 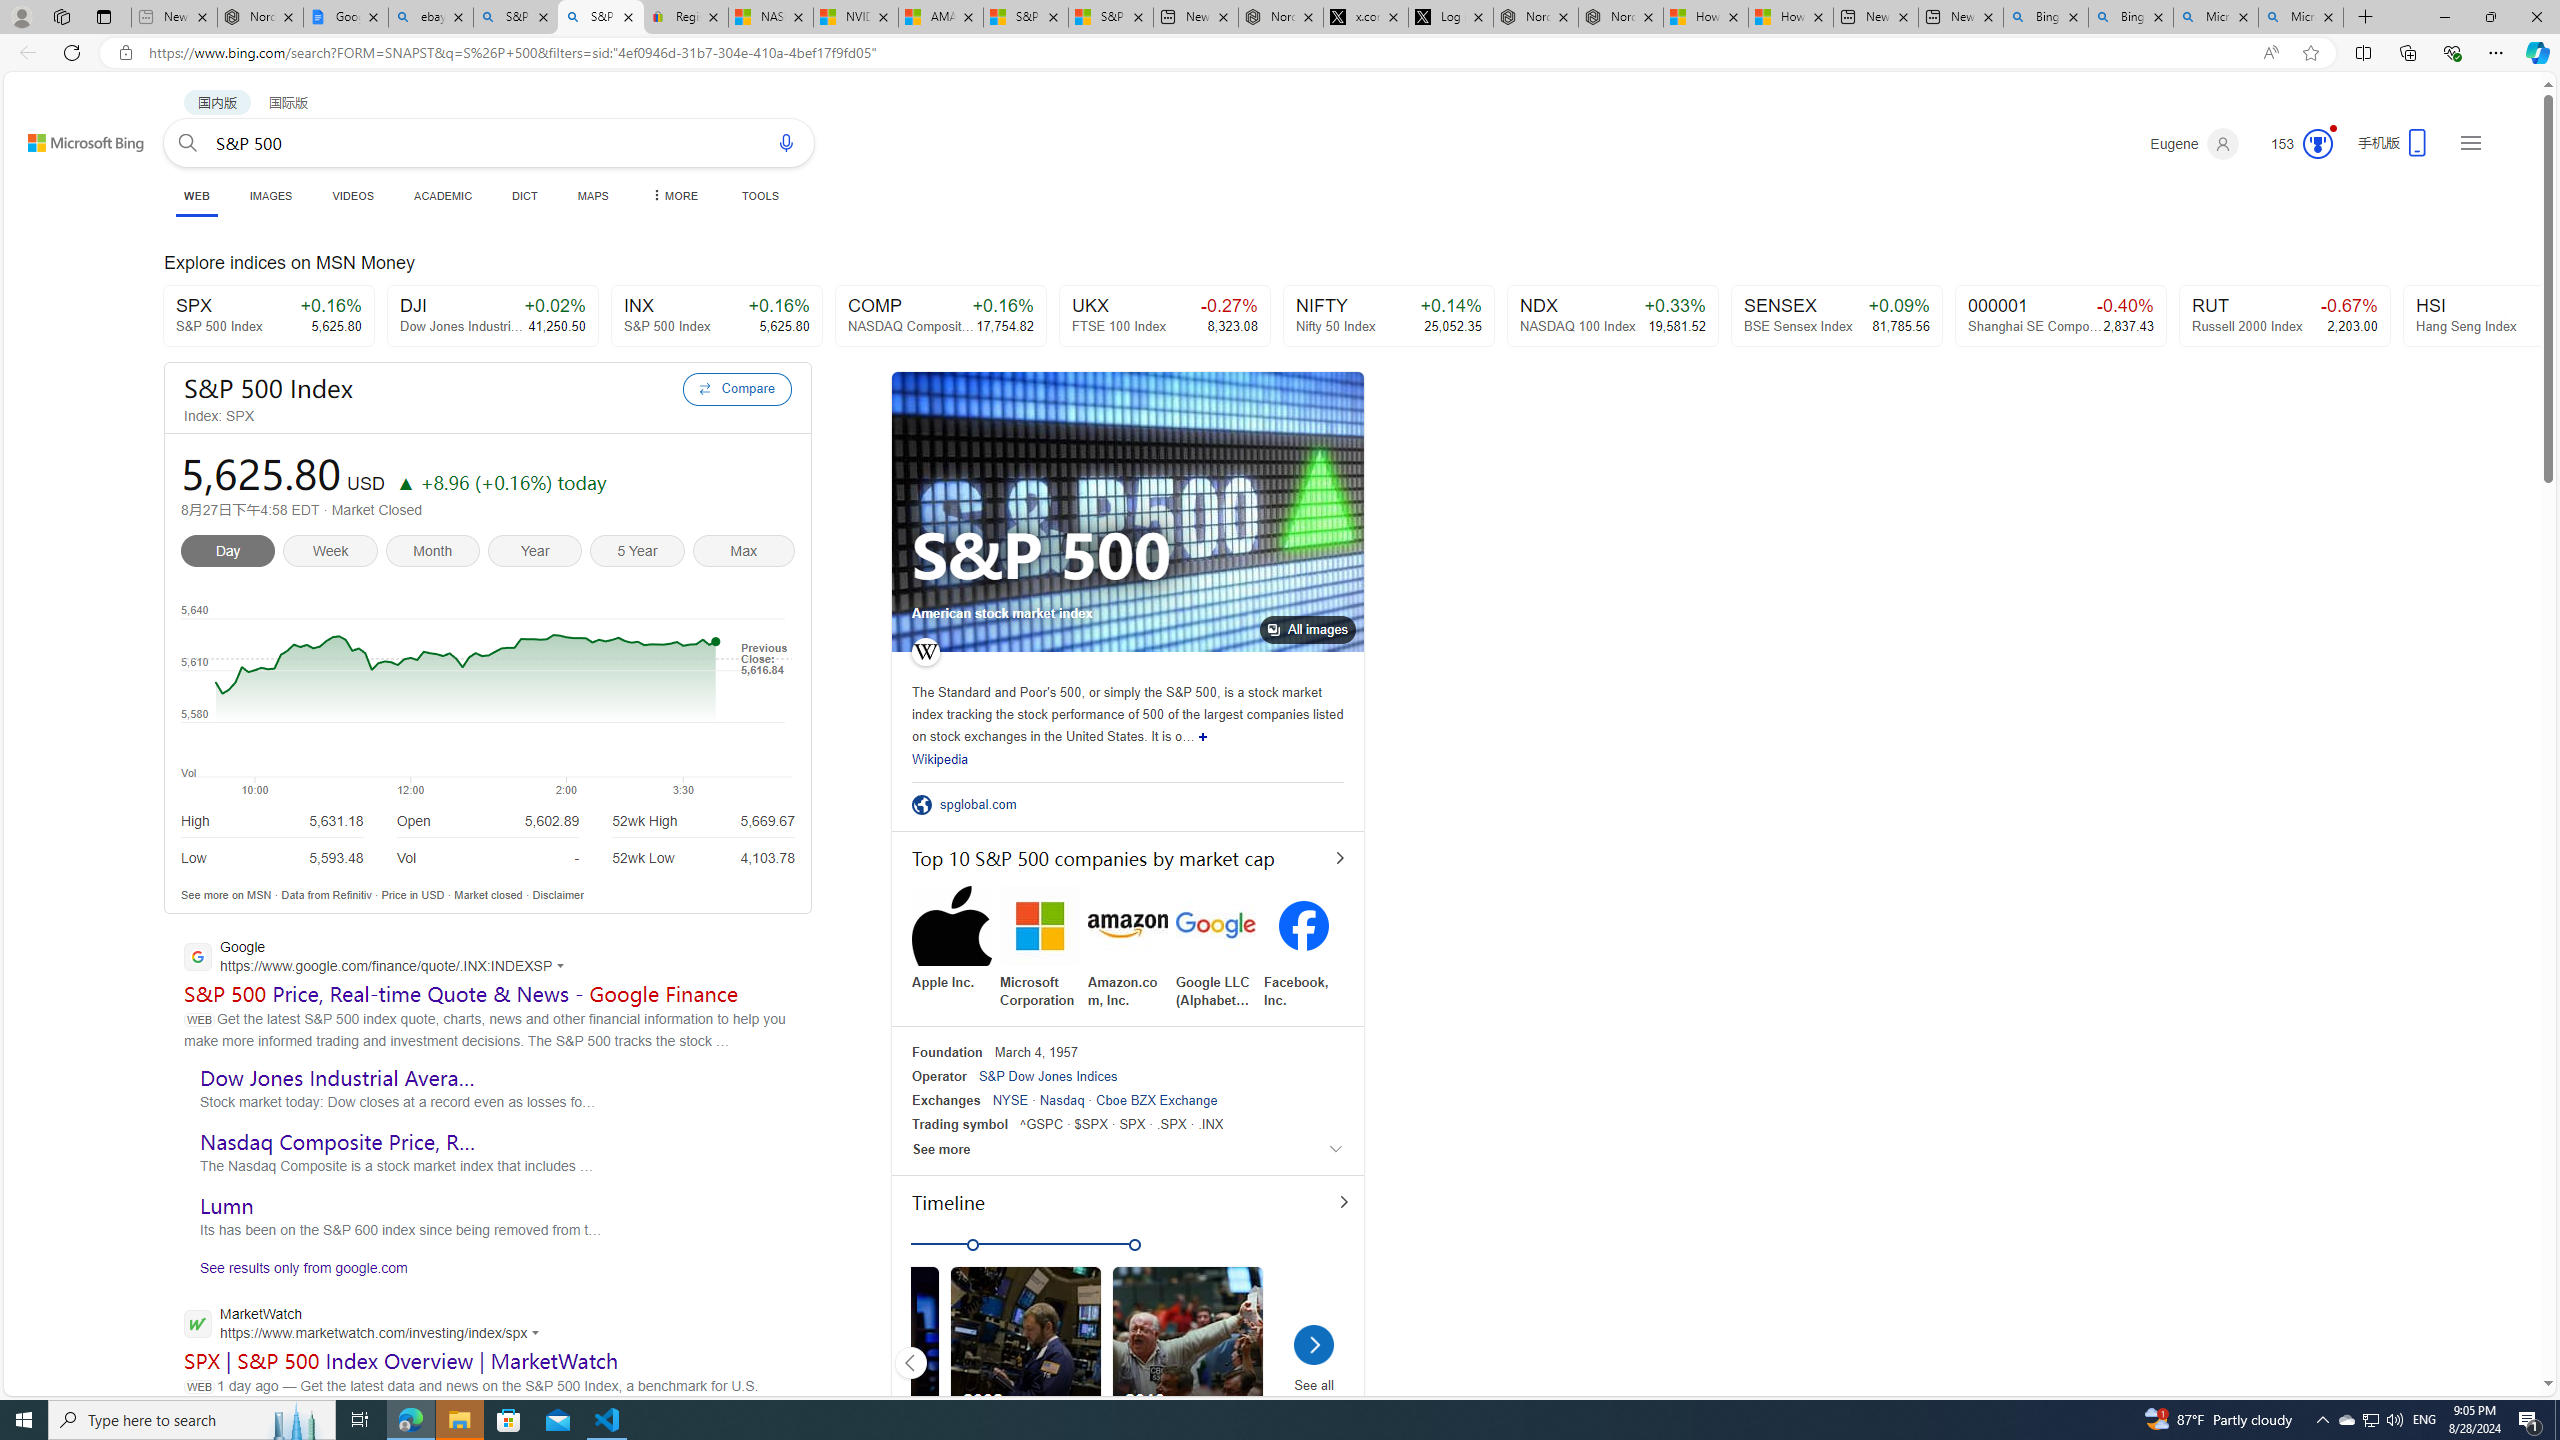 I want to click on 'Search using voice', so click(x=784, y=141).